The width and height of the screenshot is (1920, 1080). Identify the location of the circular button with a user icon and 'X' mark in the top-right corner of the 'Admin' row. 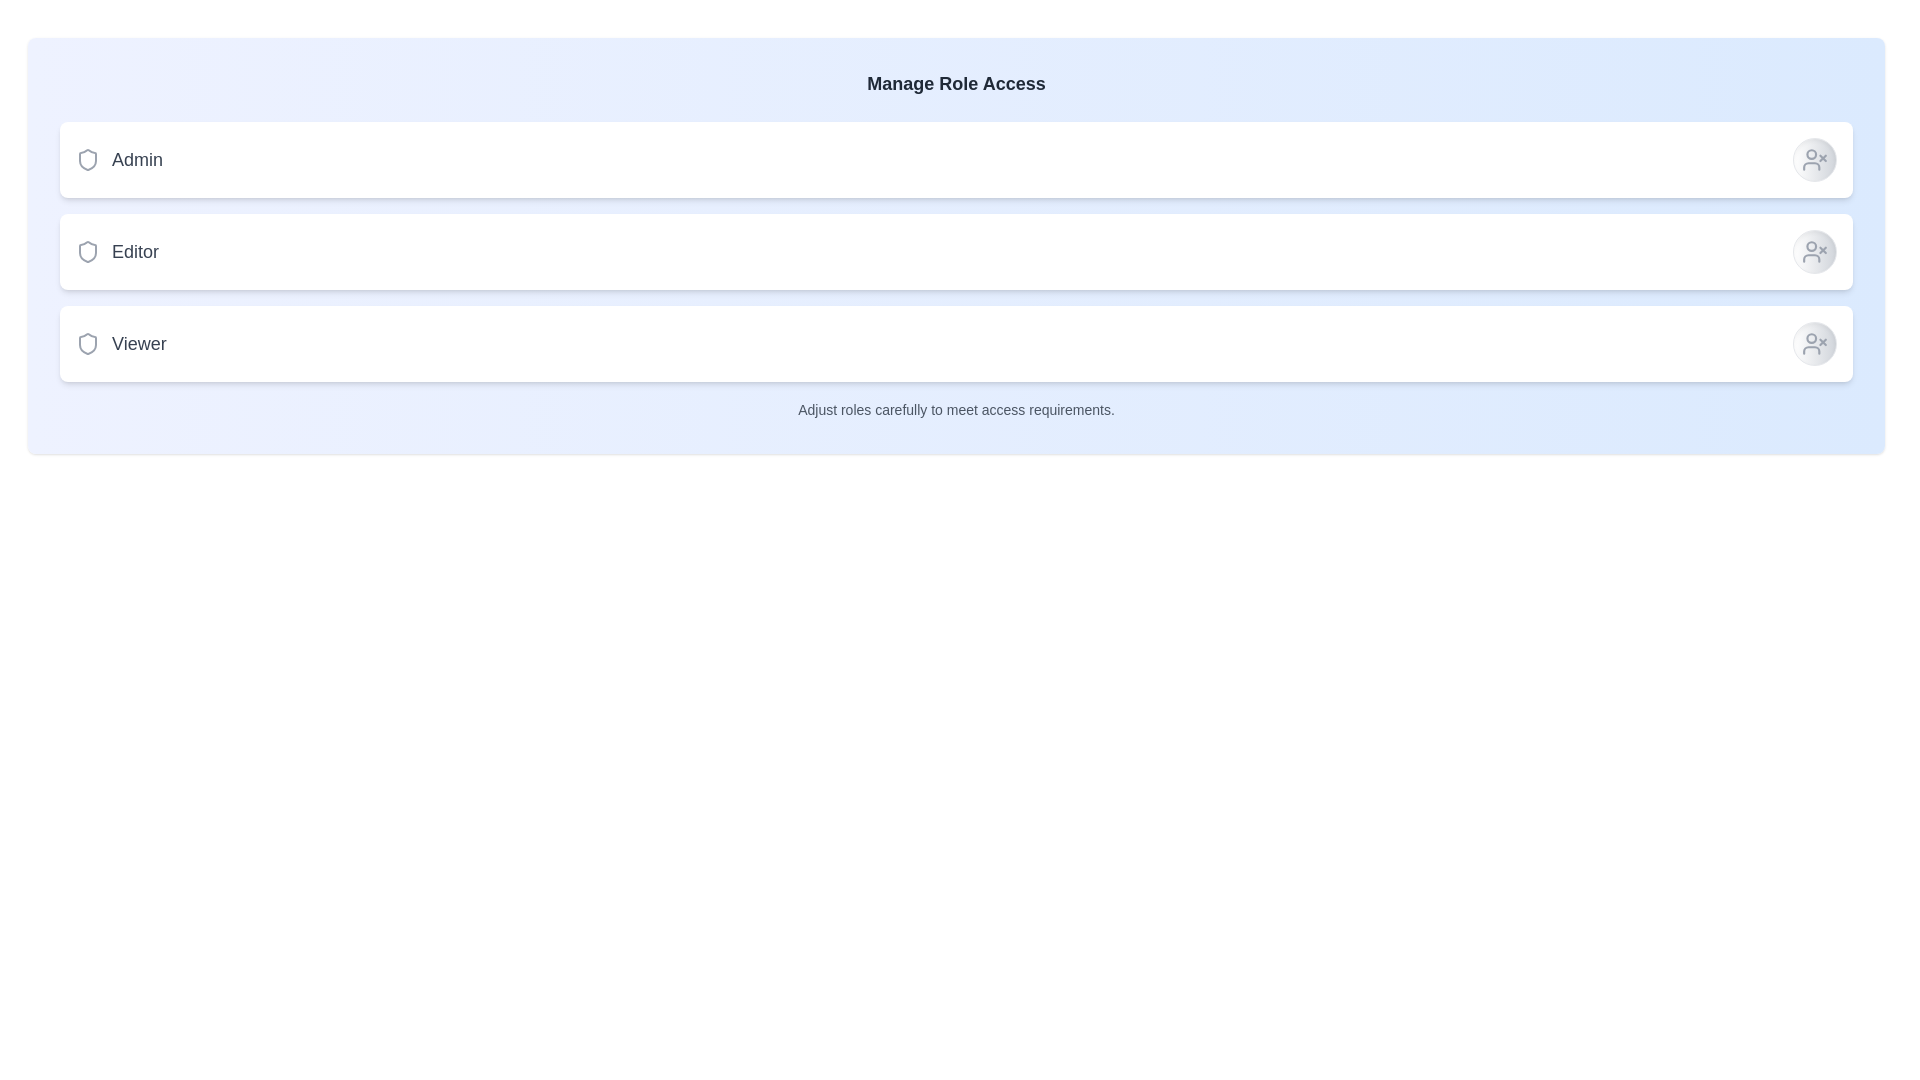
(1814, 158).